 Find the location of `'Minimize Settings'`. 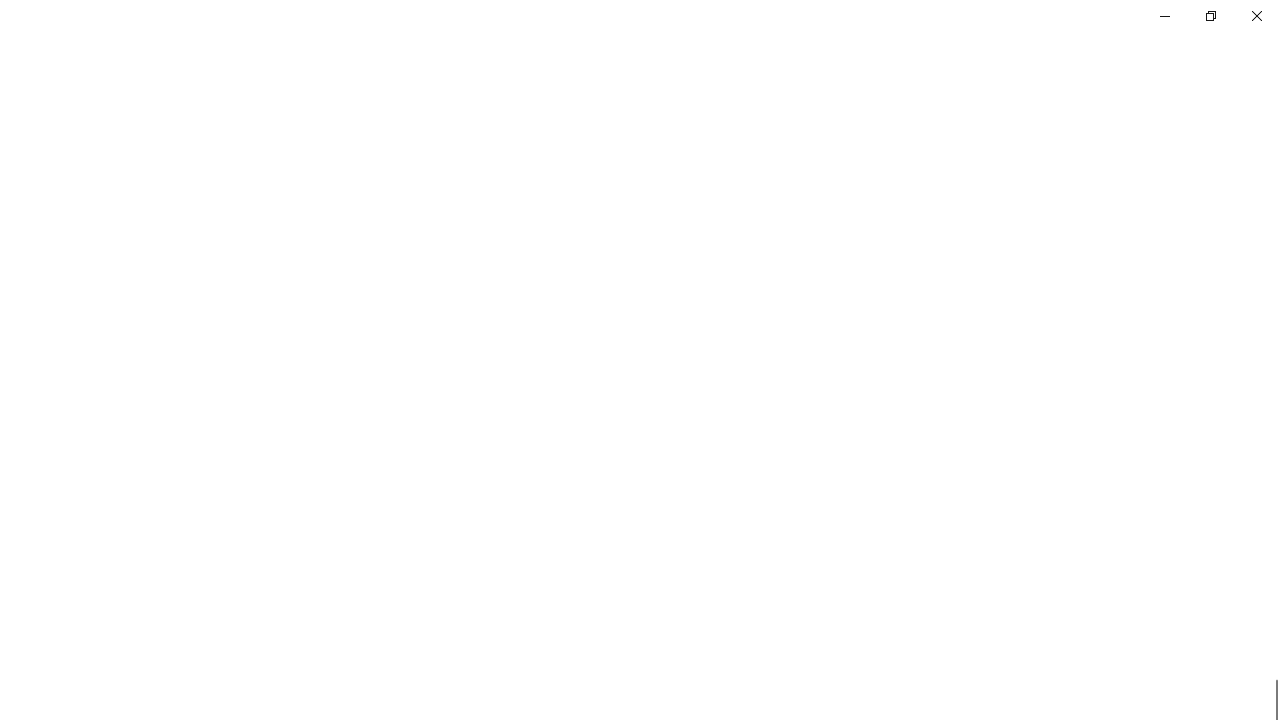

'Minimize Settings' is located at coordinates (1164, 15).